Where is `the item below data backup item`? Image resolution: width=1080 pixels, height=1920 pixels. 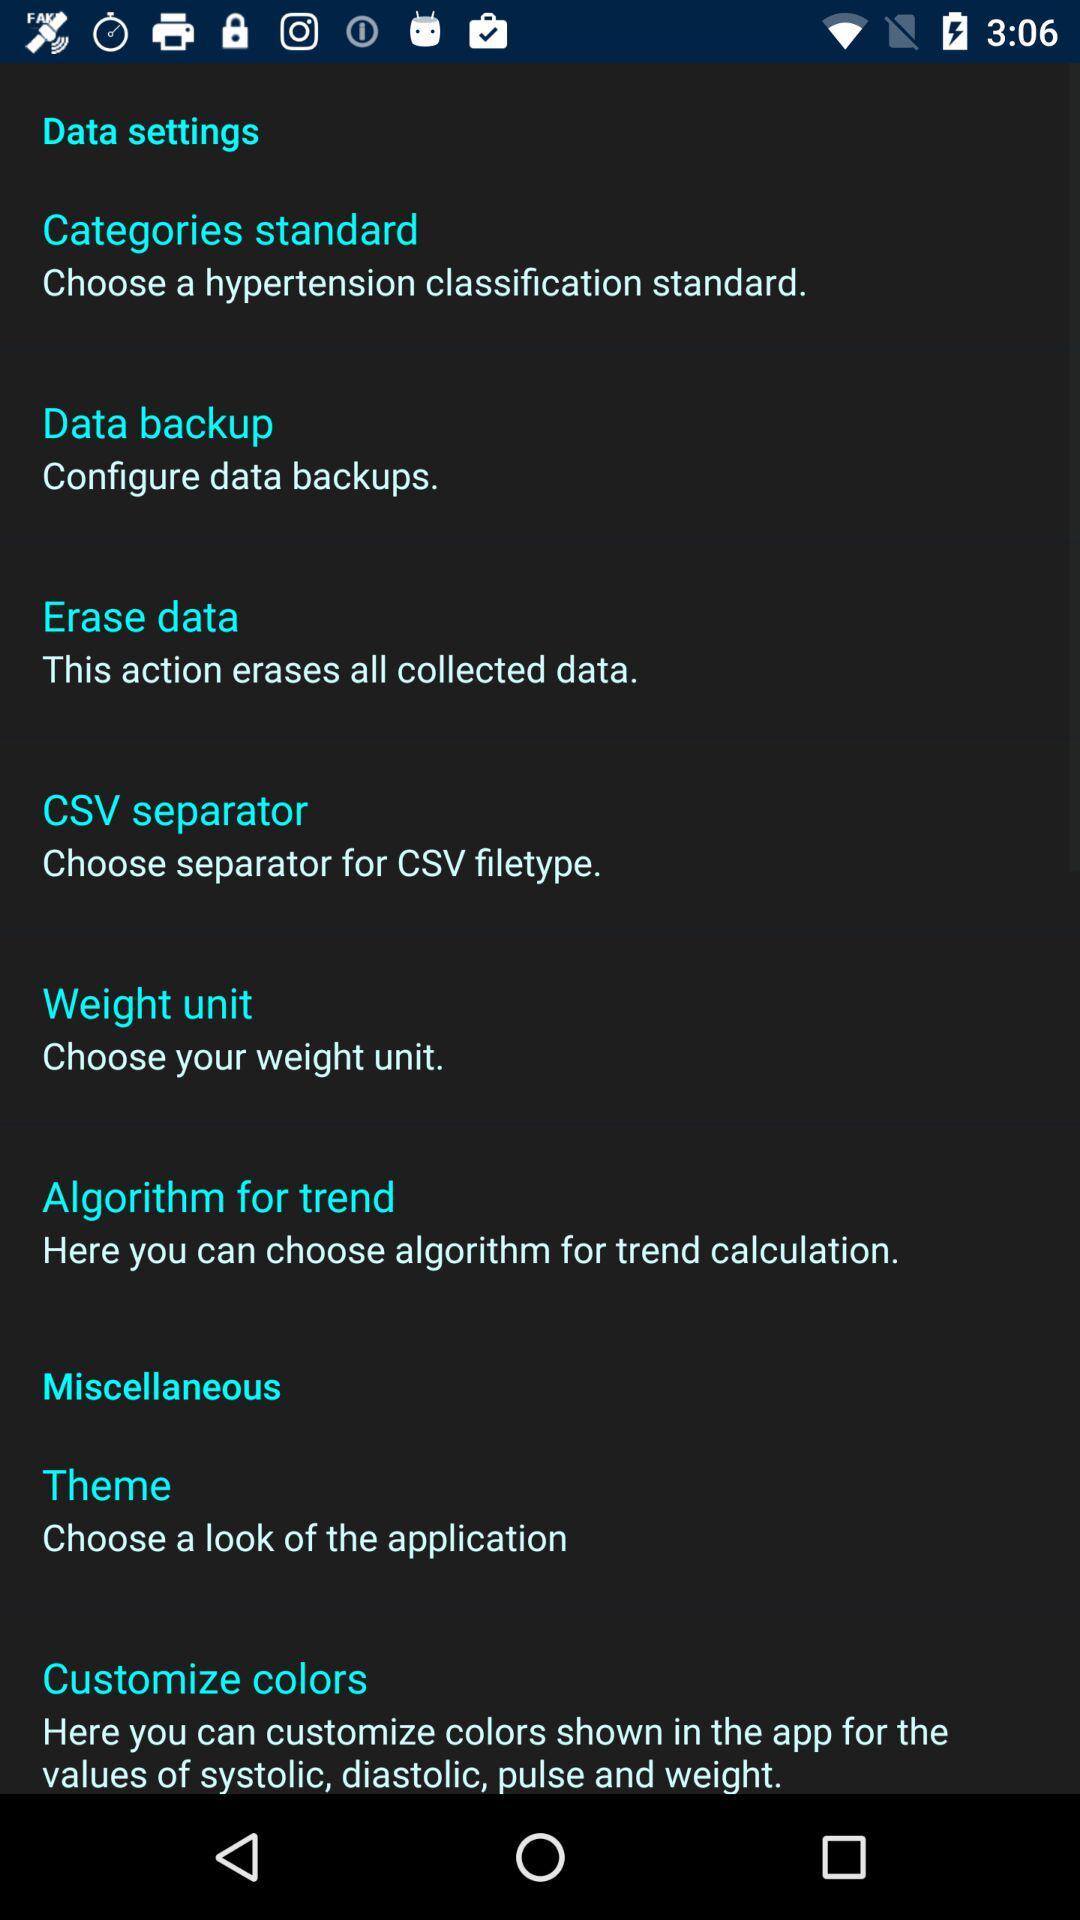
the item below data backup item is located at coordinates (239, 473).